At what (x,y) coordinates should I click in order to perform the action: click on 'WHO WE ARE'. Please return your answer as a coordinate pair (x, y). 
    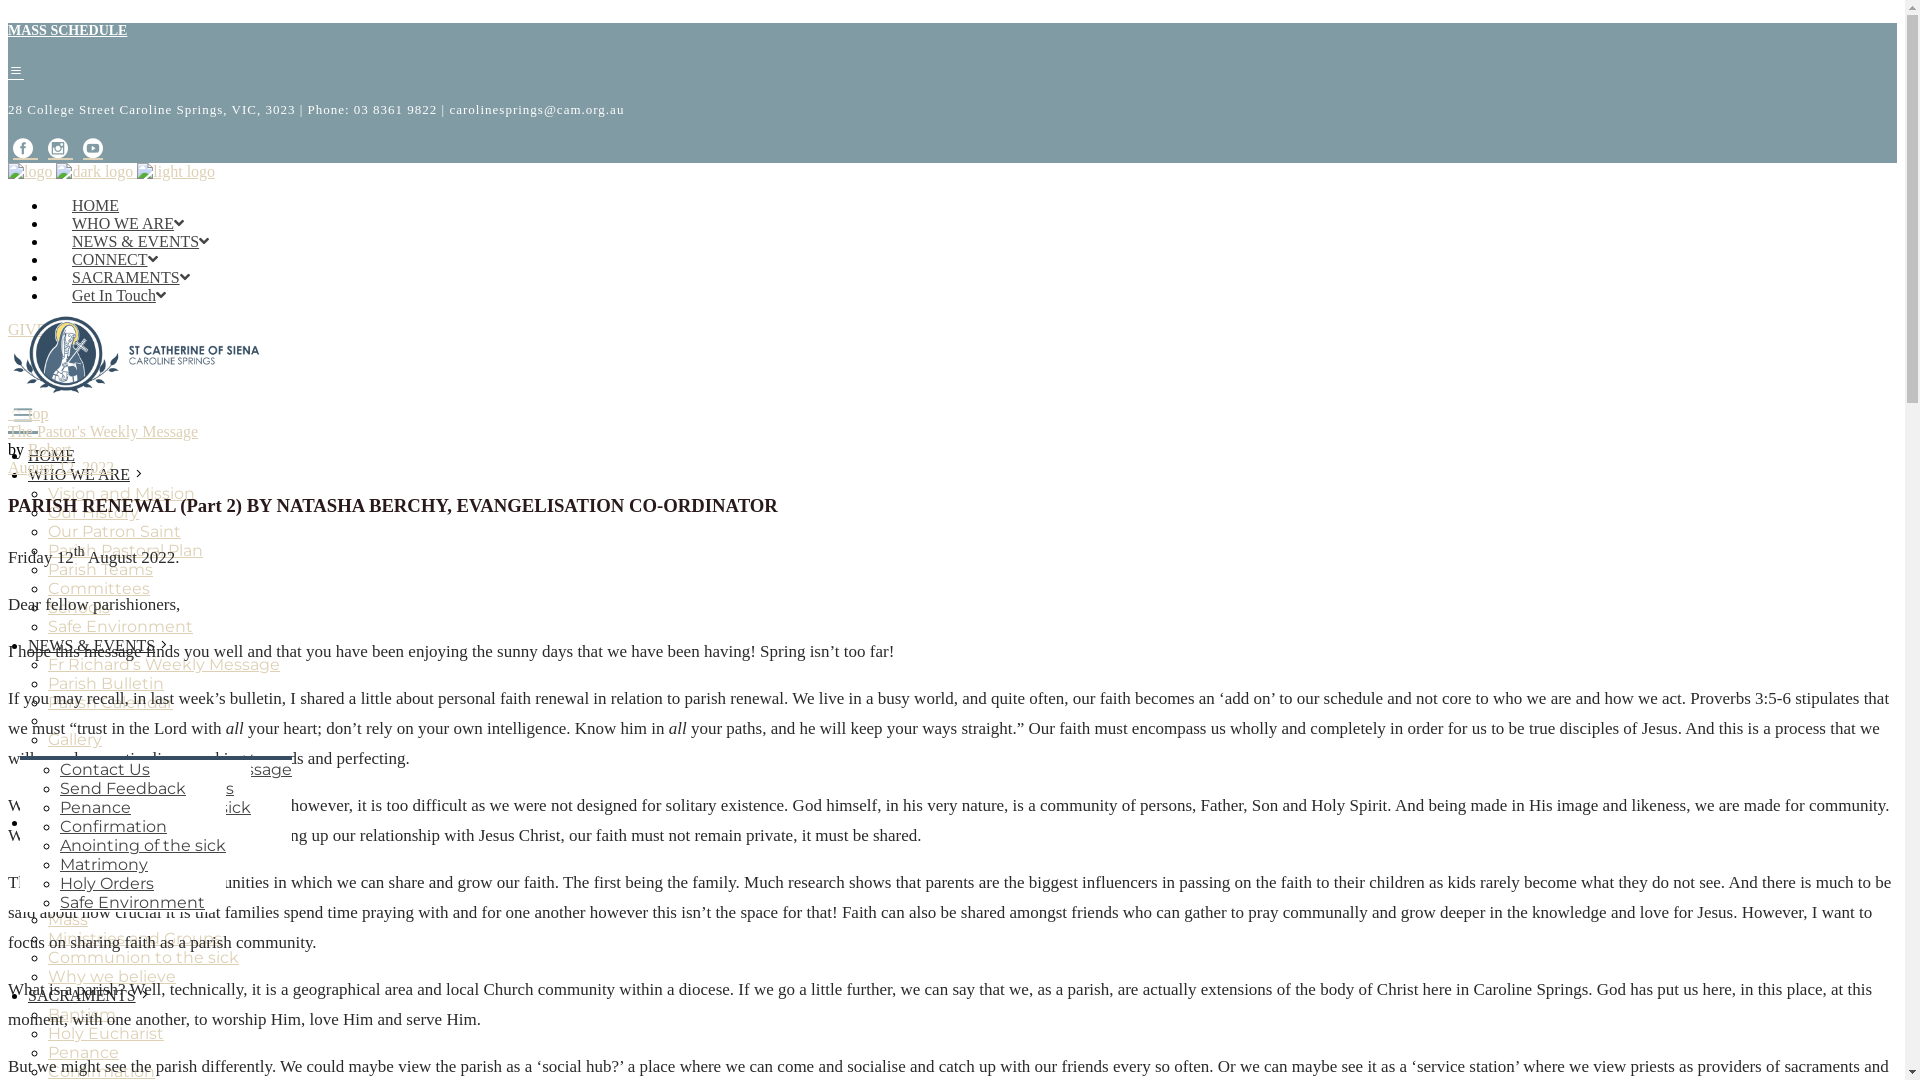
    Looking at the image, I should click on (28, 474).